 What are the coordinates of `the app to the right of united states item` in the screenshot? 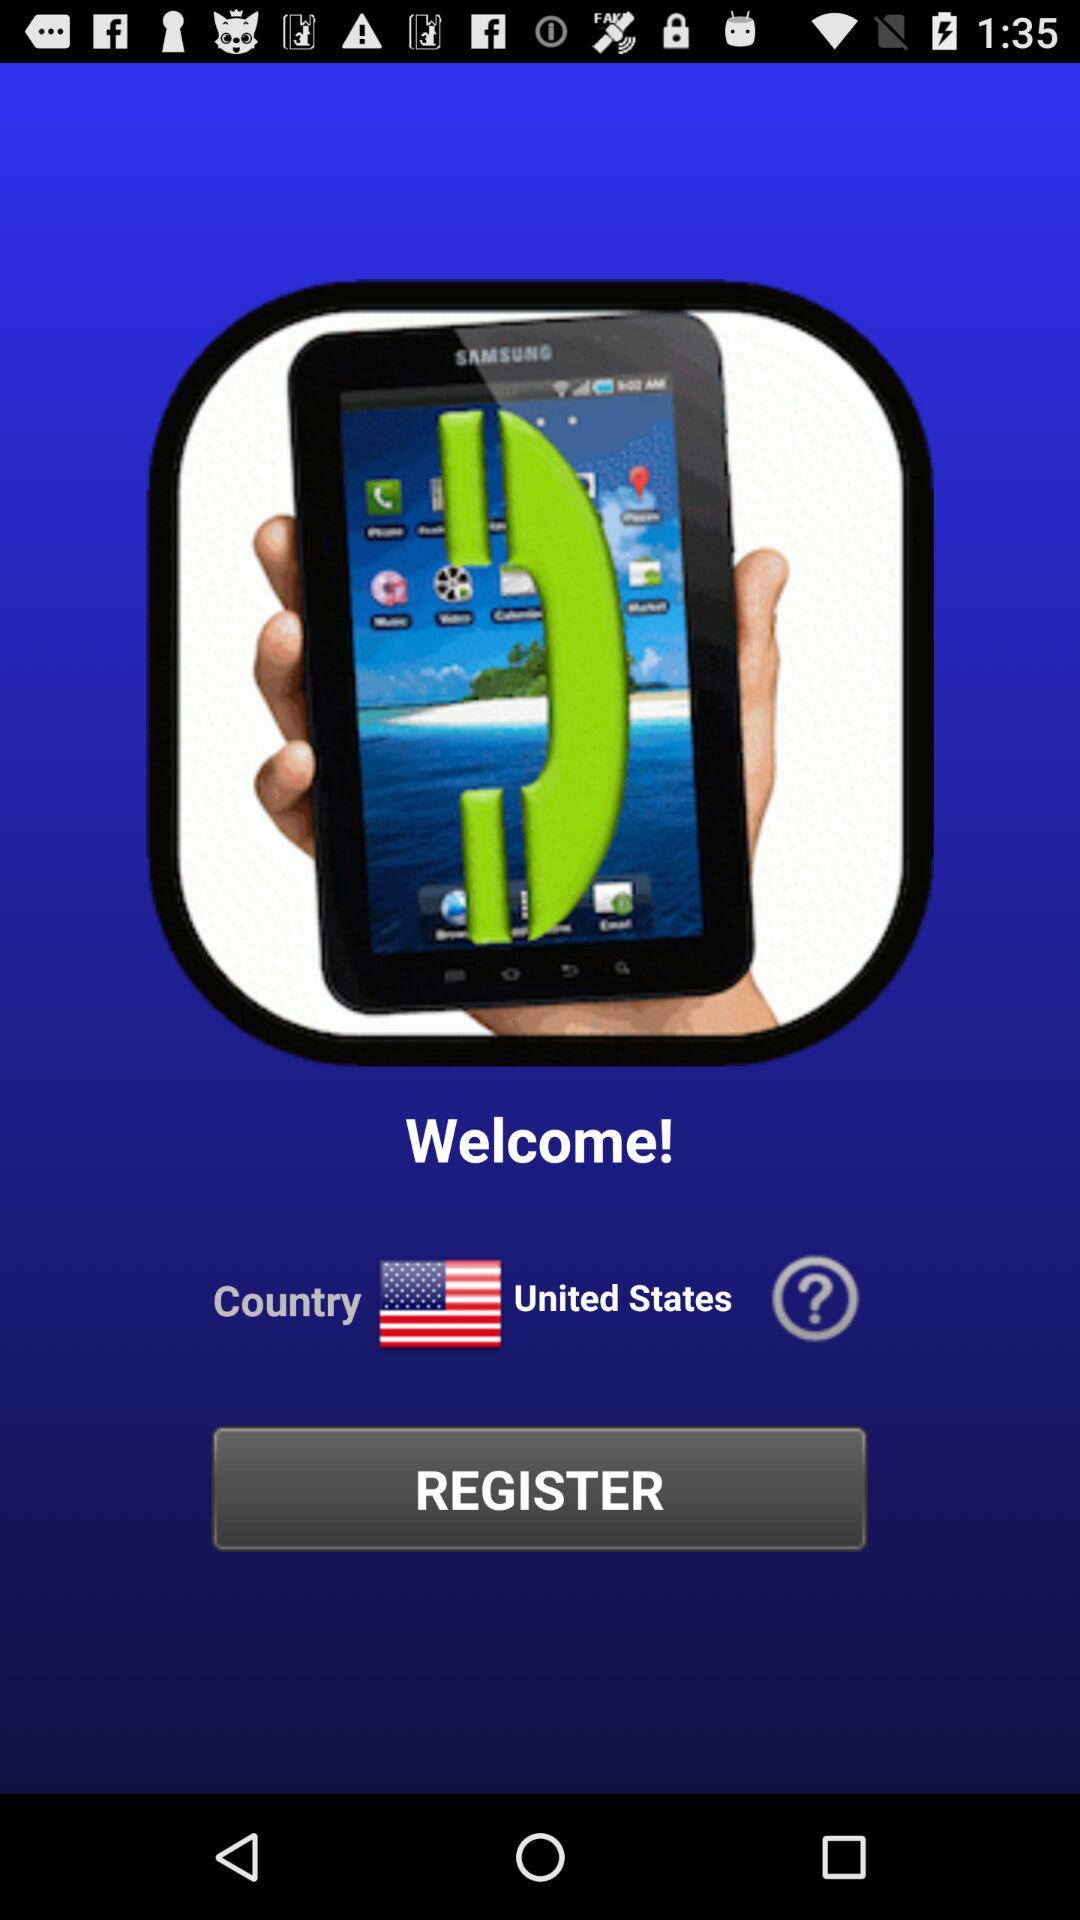 It's located at (815, 1299).